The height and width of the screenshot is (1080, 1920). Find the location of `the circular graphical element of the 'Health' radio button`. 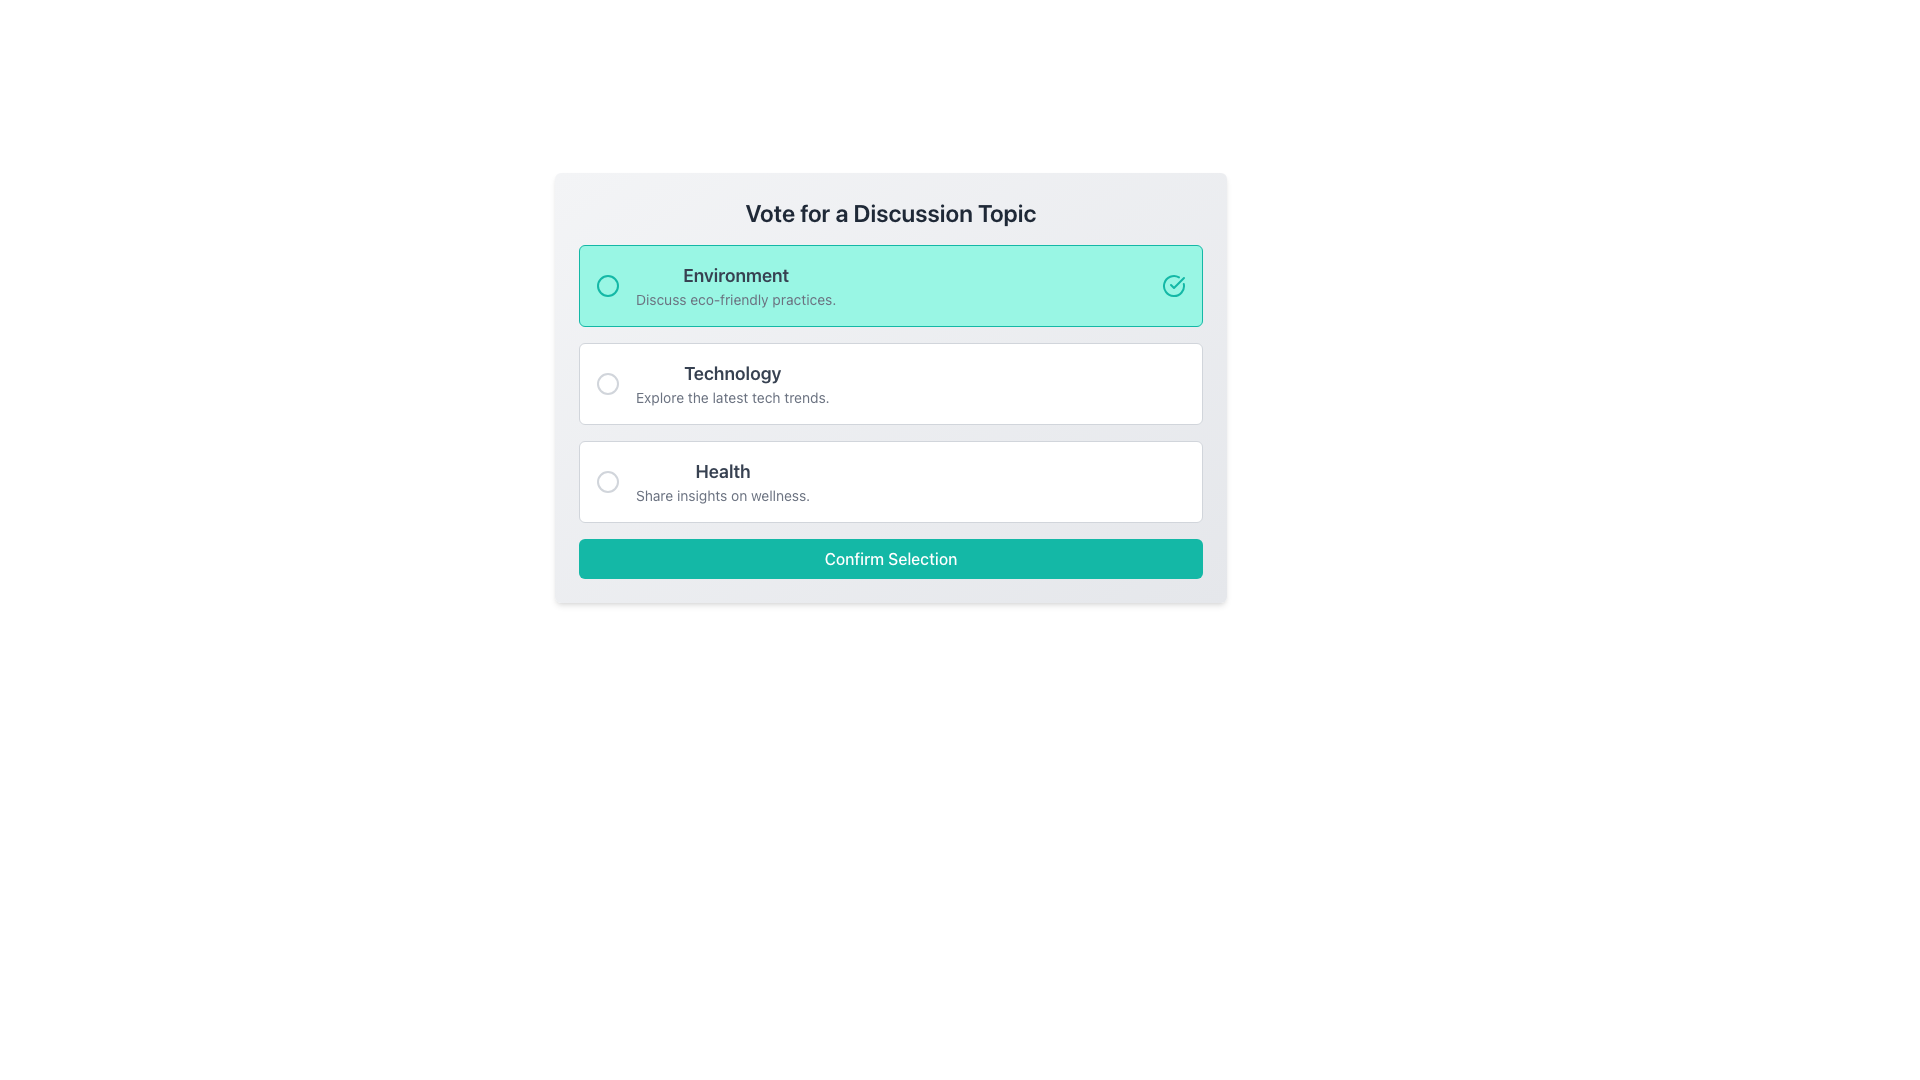

the circular graphical element of the 'Health' radio button is located at coordinates (607, 482).